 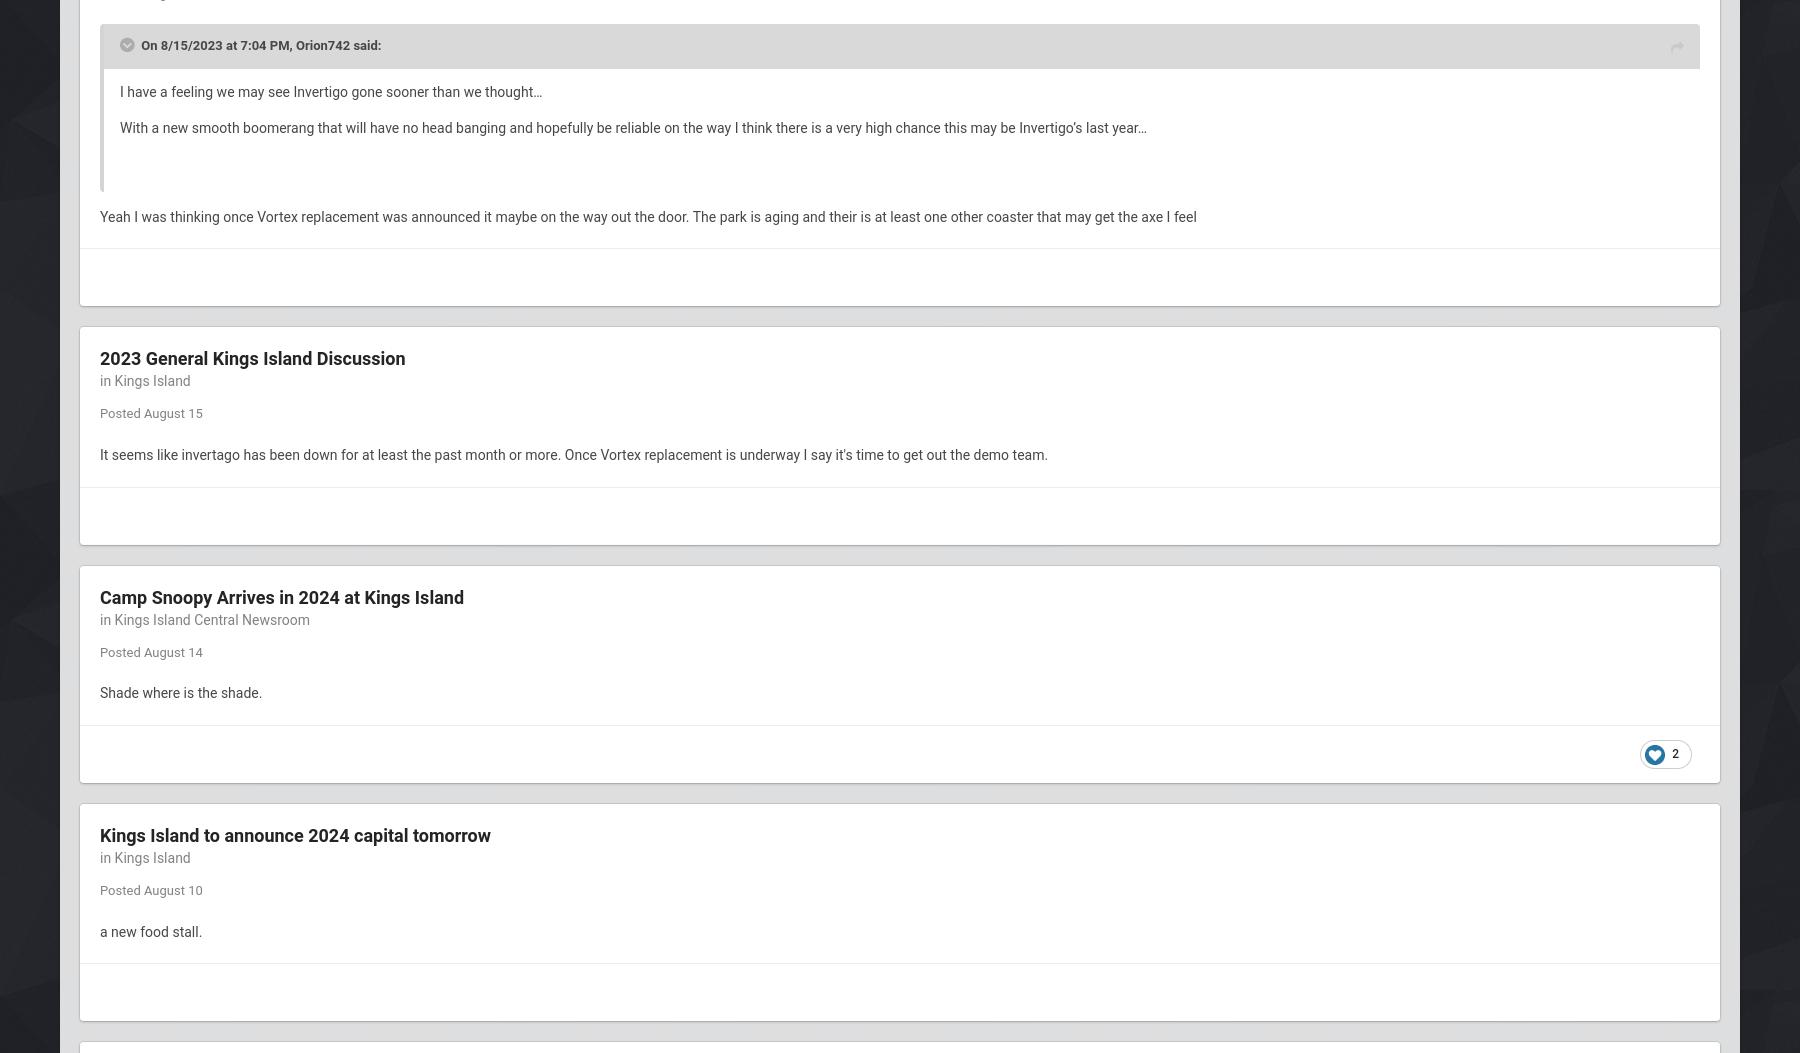 What do you see at coordinates (151, 929) in the screenshot?
I see `'a new food stall.'` at bounding box center [151, 929].